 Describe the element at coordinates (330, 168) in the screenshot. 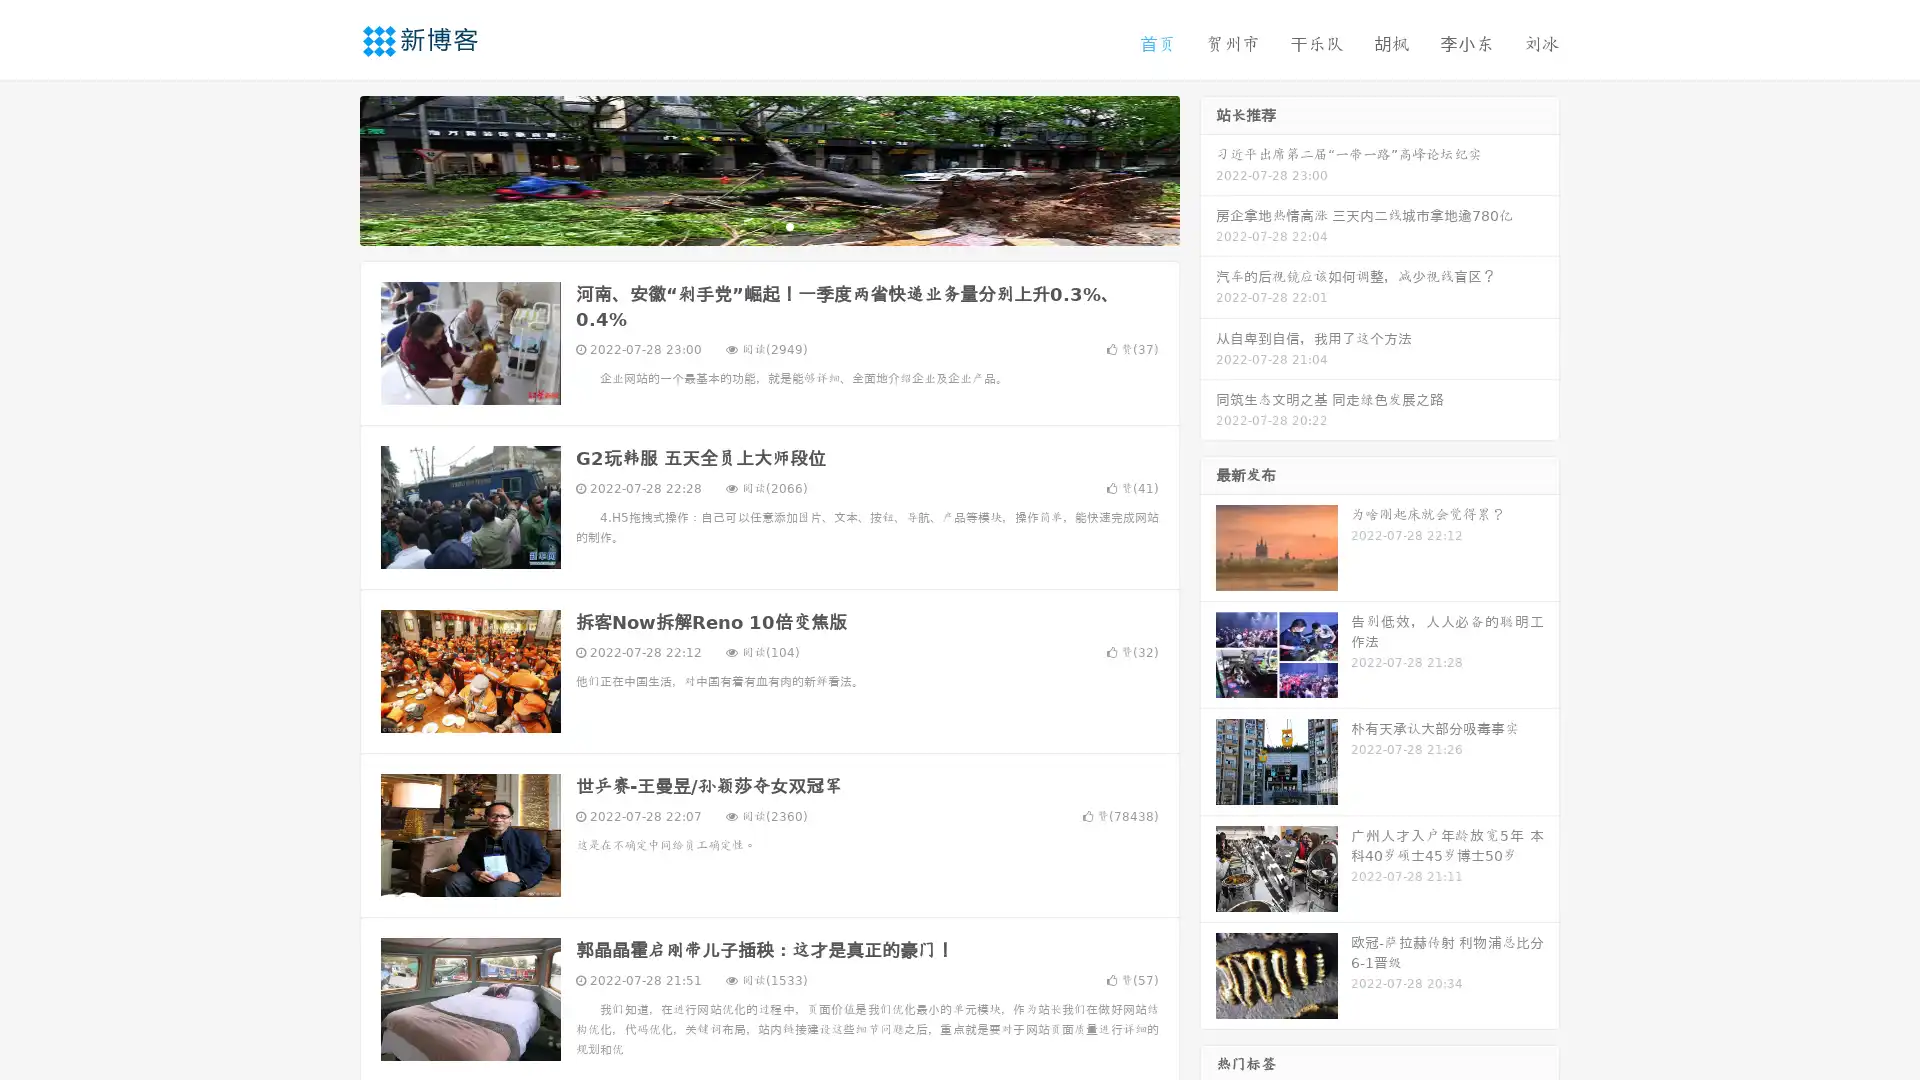

I see `Previous slide` at that location.